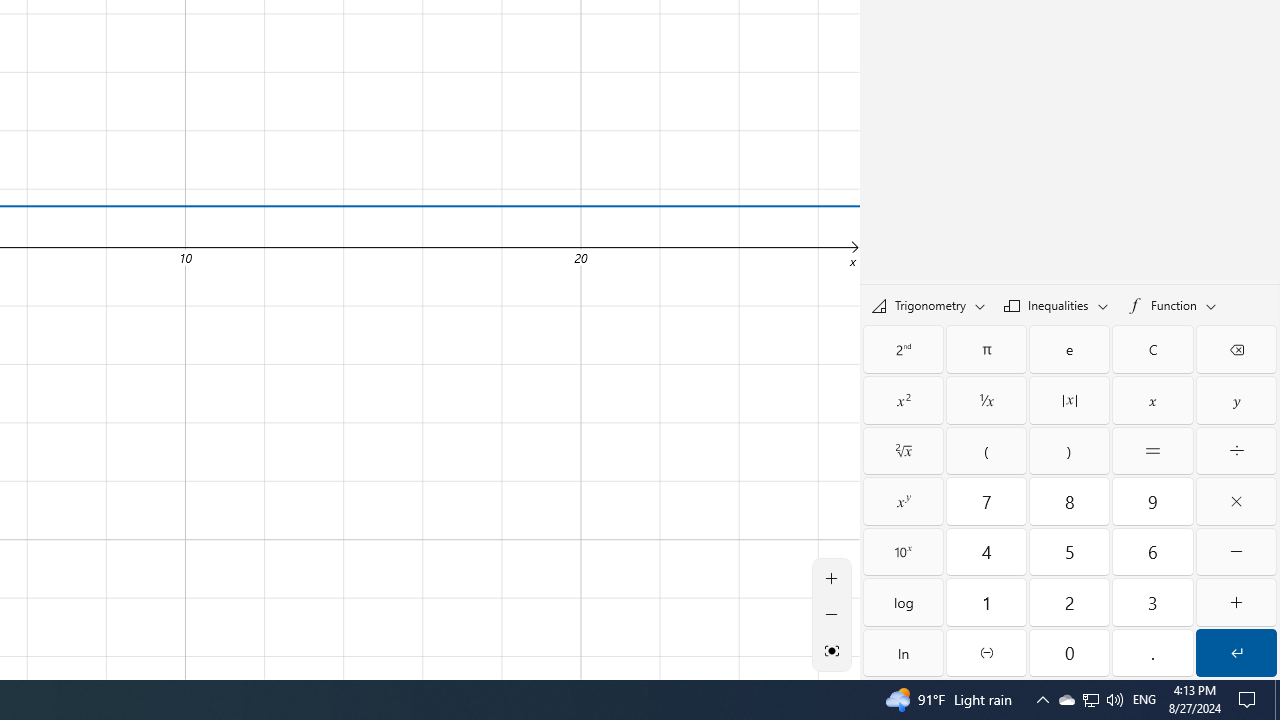  Describe the element at coordinates (1068, 551) in the screenshot. I see `'Five'` at that location.